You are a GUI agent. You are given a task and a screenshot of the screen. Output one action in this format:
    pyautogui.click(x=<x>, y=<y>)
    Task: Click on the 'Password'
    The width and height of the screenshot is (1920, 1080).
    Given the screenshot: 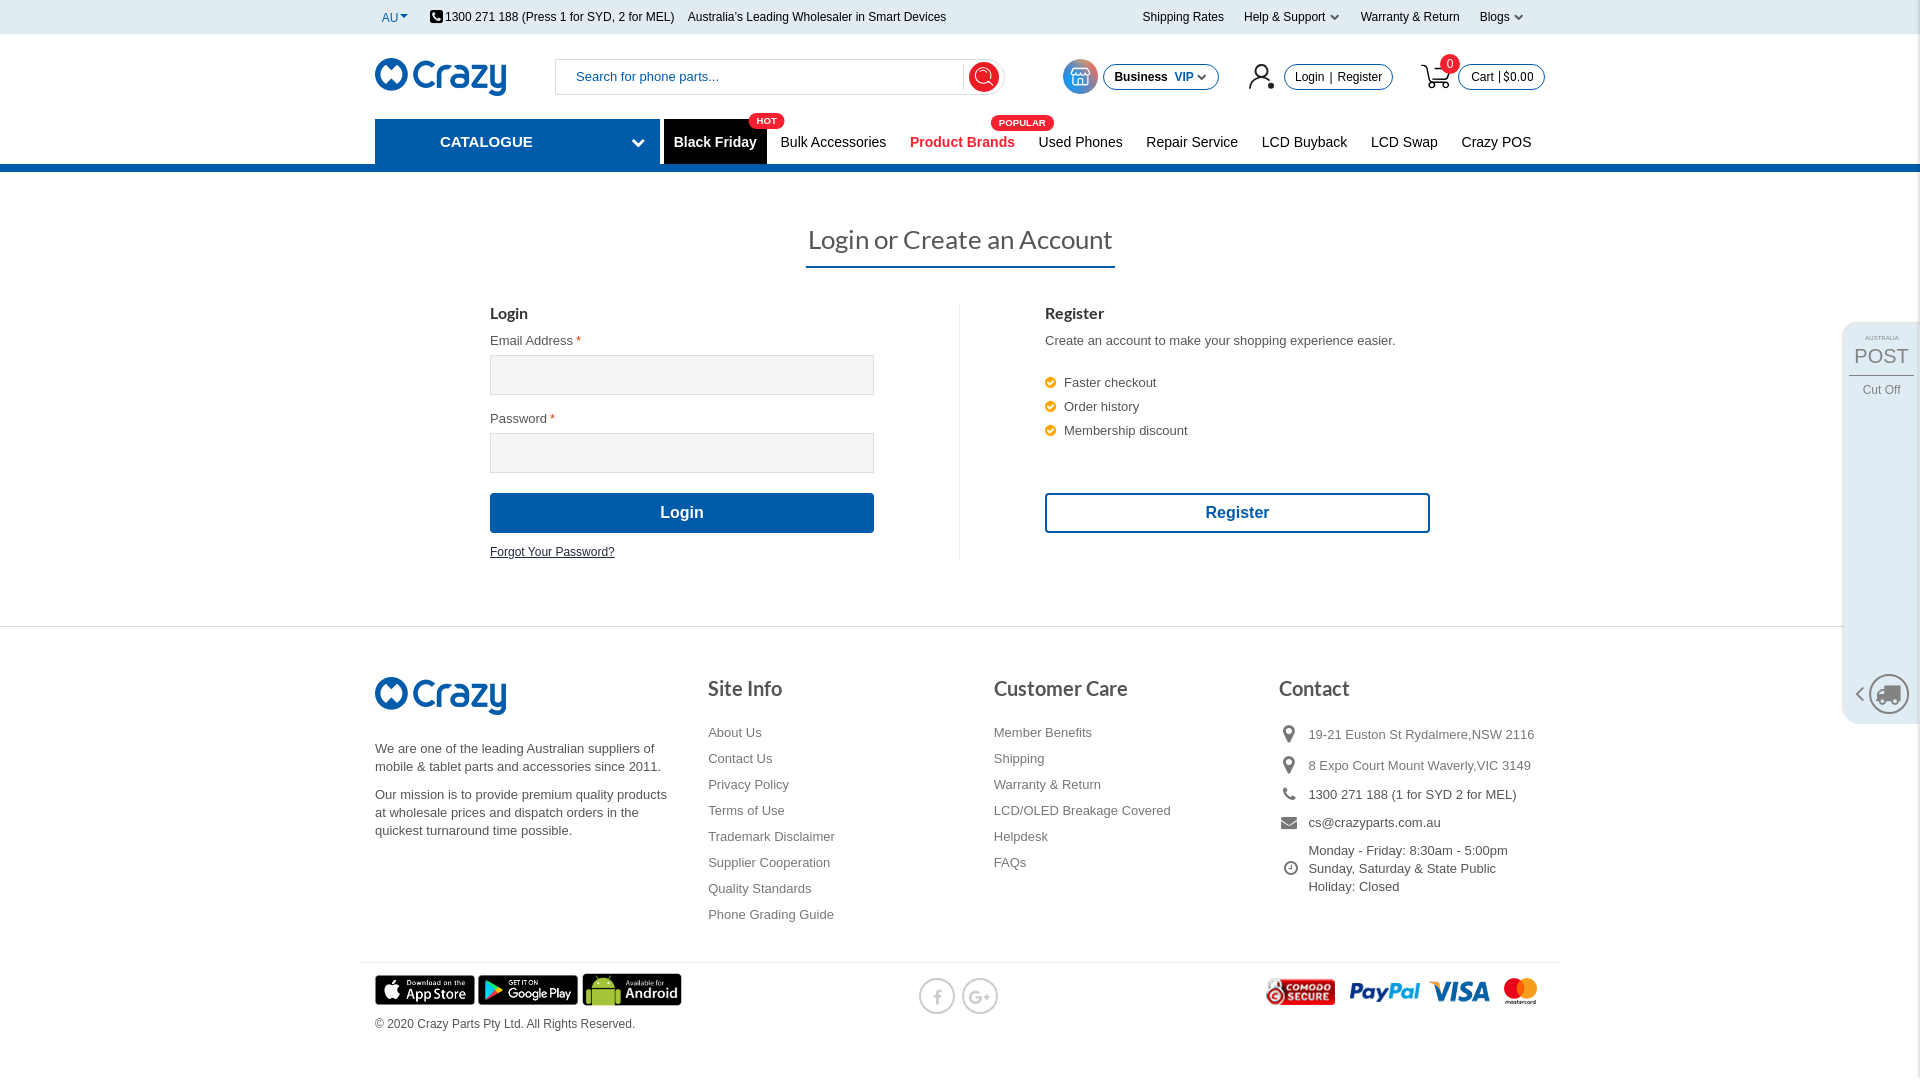 What is the action you would take?
    pyautogui.click(x=681, y=452)
    